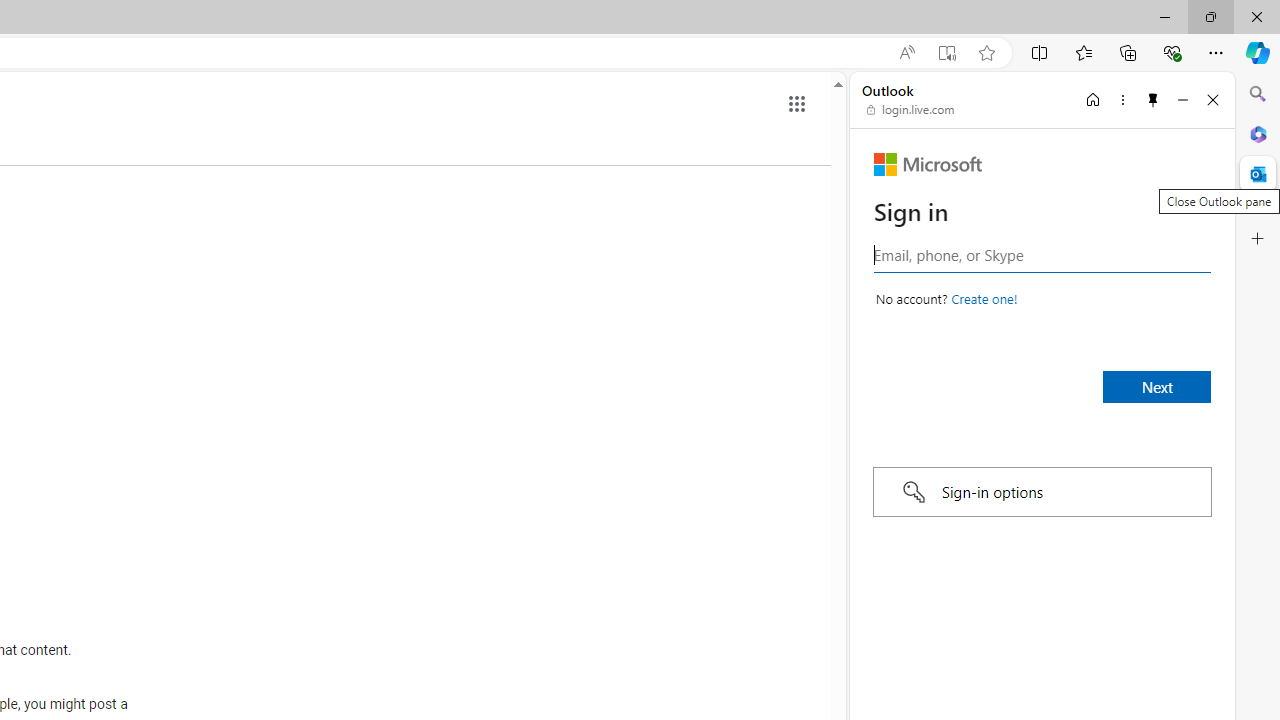  Describe the element at coordinates (1257, 94) in the screenshot. I see `'Close Search pane'` at that location.